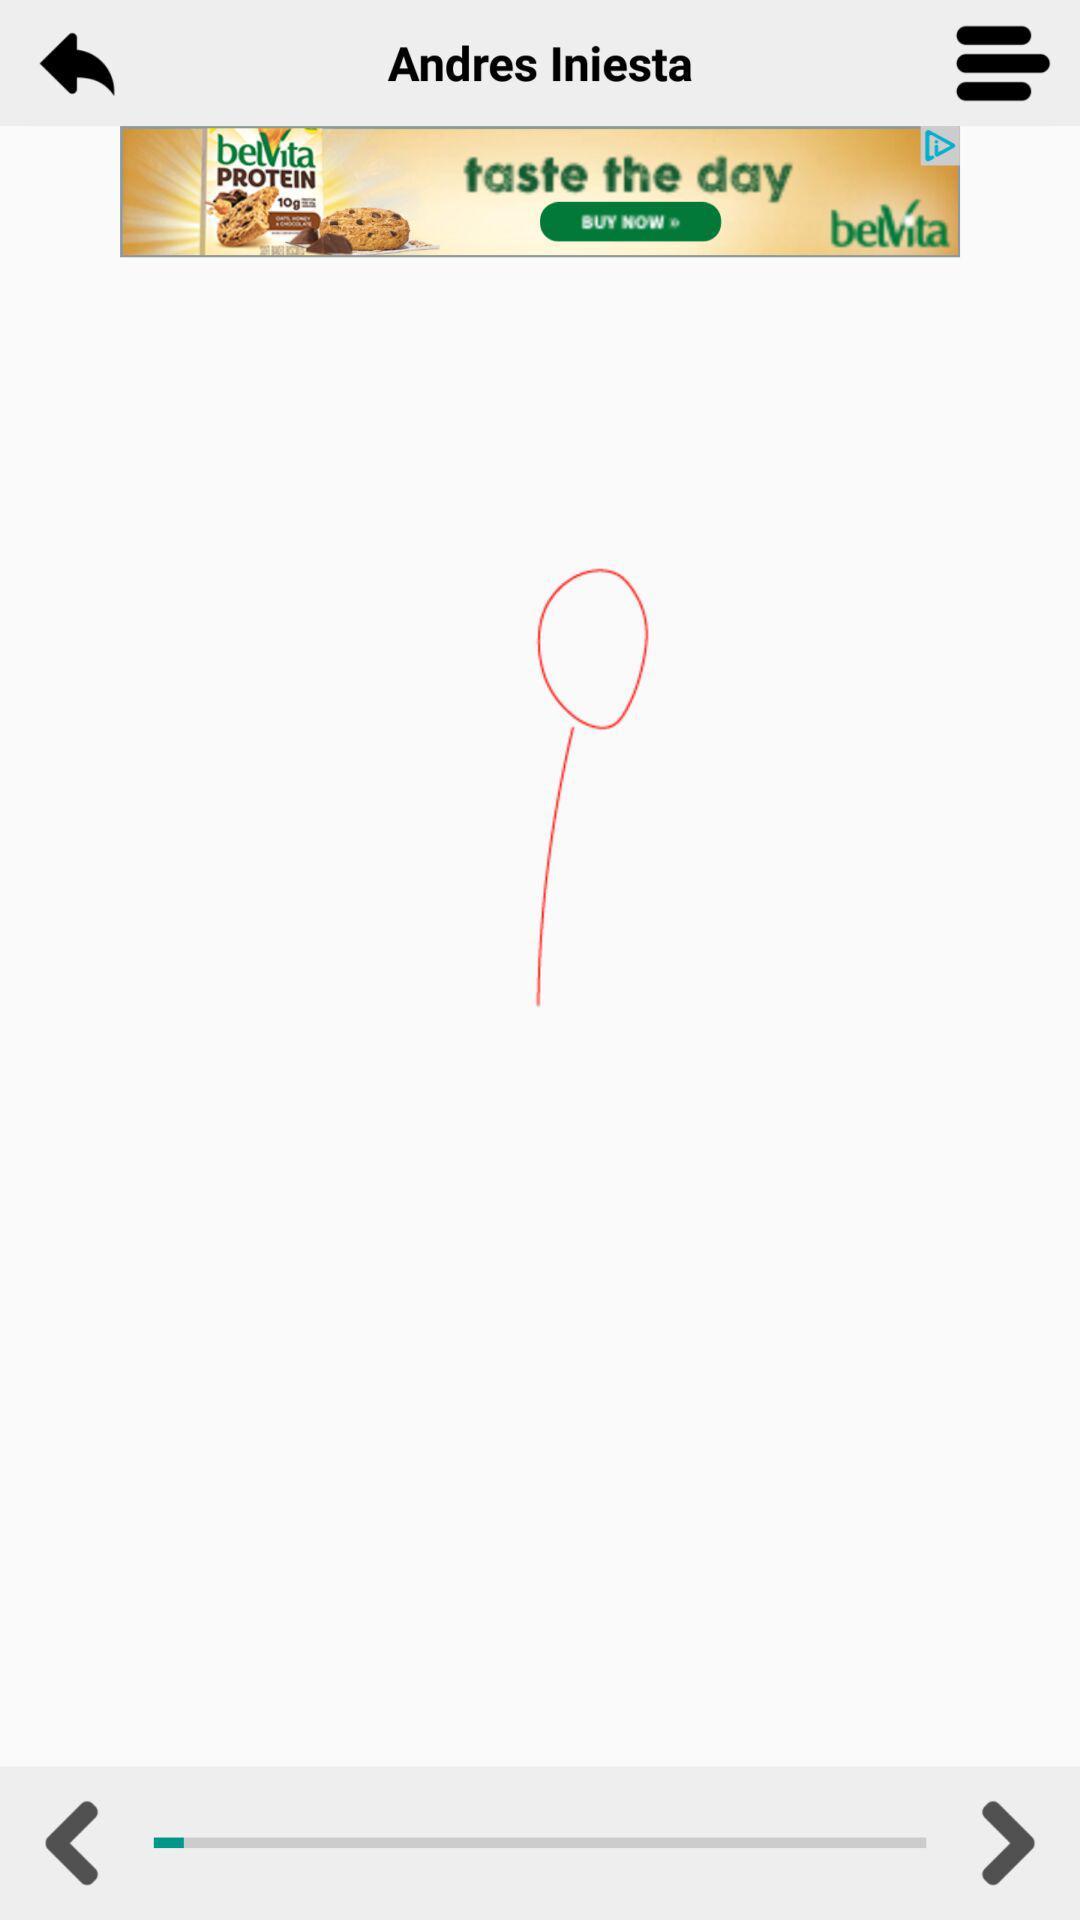 This screenshot has height=1920, width=1080. Describe the element at coordinates (1003, 62) in the screenshot. I see `see more options` at that location.